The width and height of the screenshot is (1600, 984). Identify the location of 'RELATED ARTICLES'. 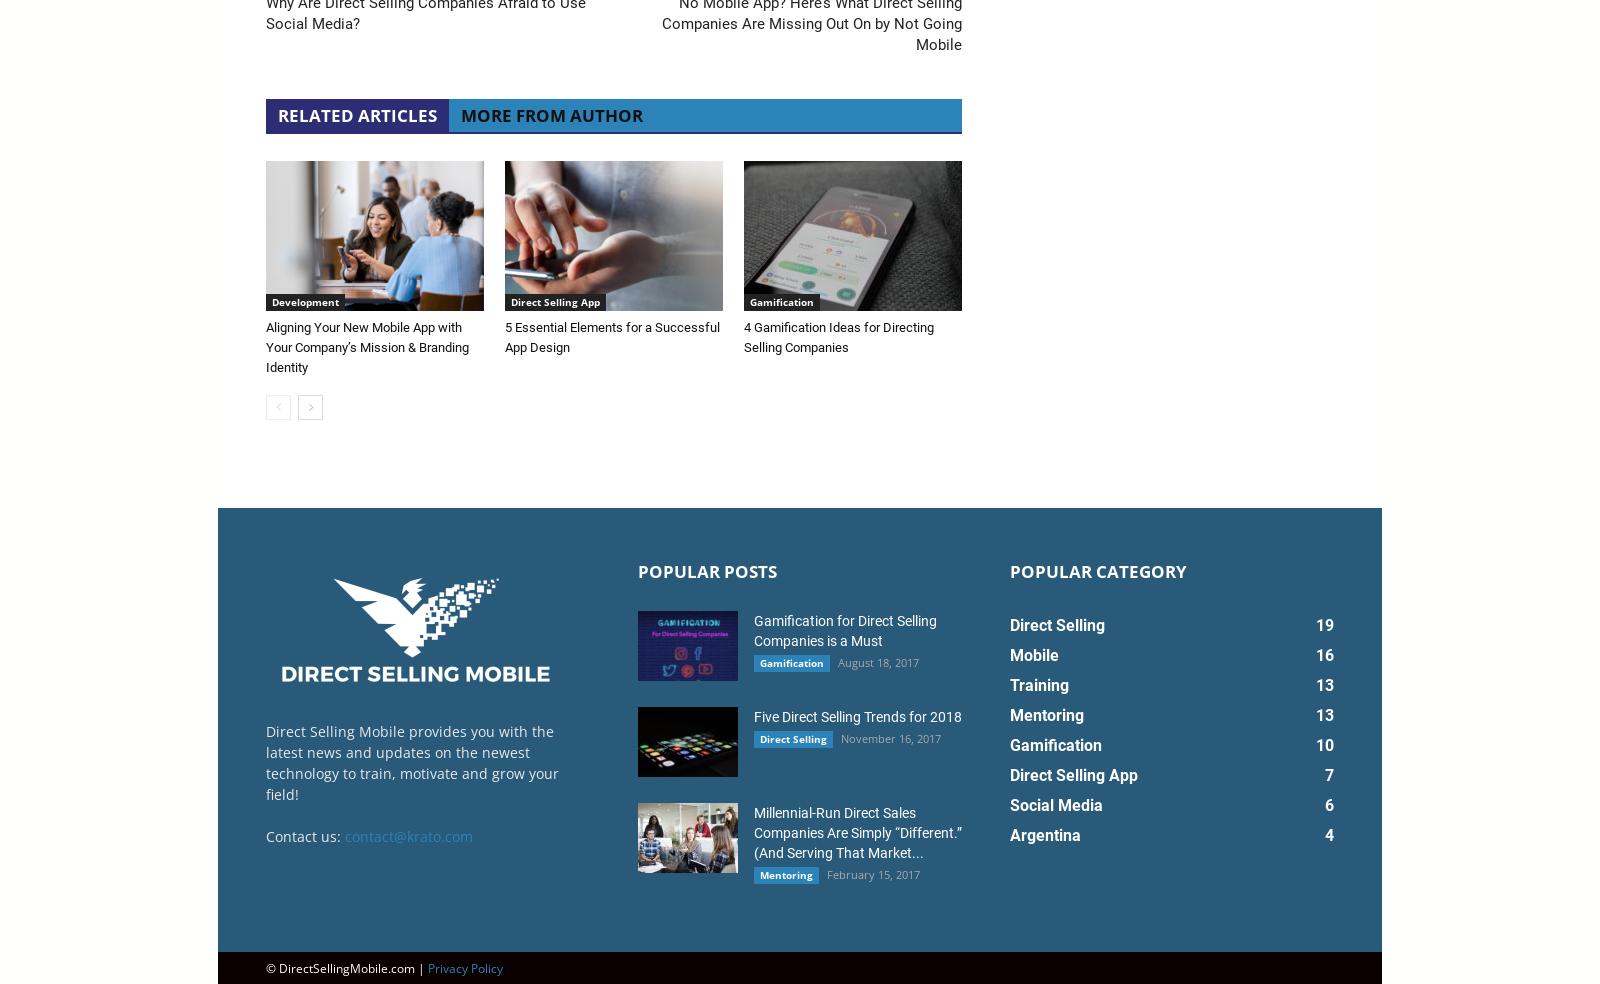
(357, 113).